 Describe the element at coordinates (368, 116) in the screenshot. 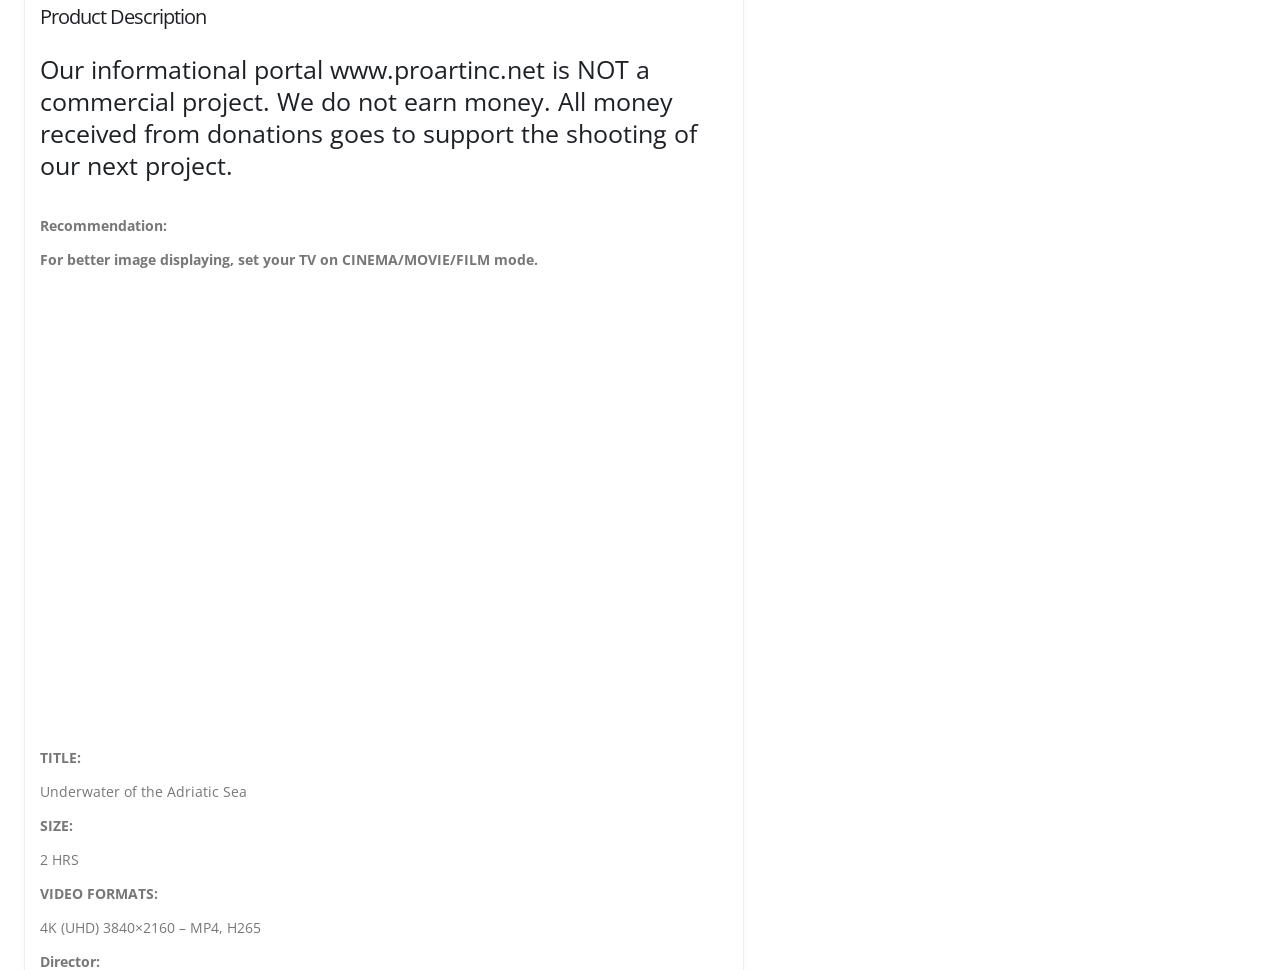

I see `'Our informational portal www.proartinc.net is NOT a commercial project. We do not earn money. All money received from donations goes to support the shooting of our next project.'` at that location.